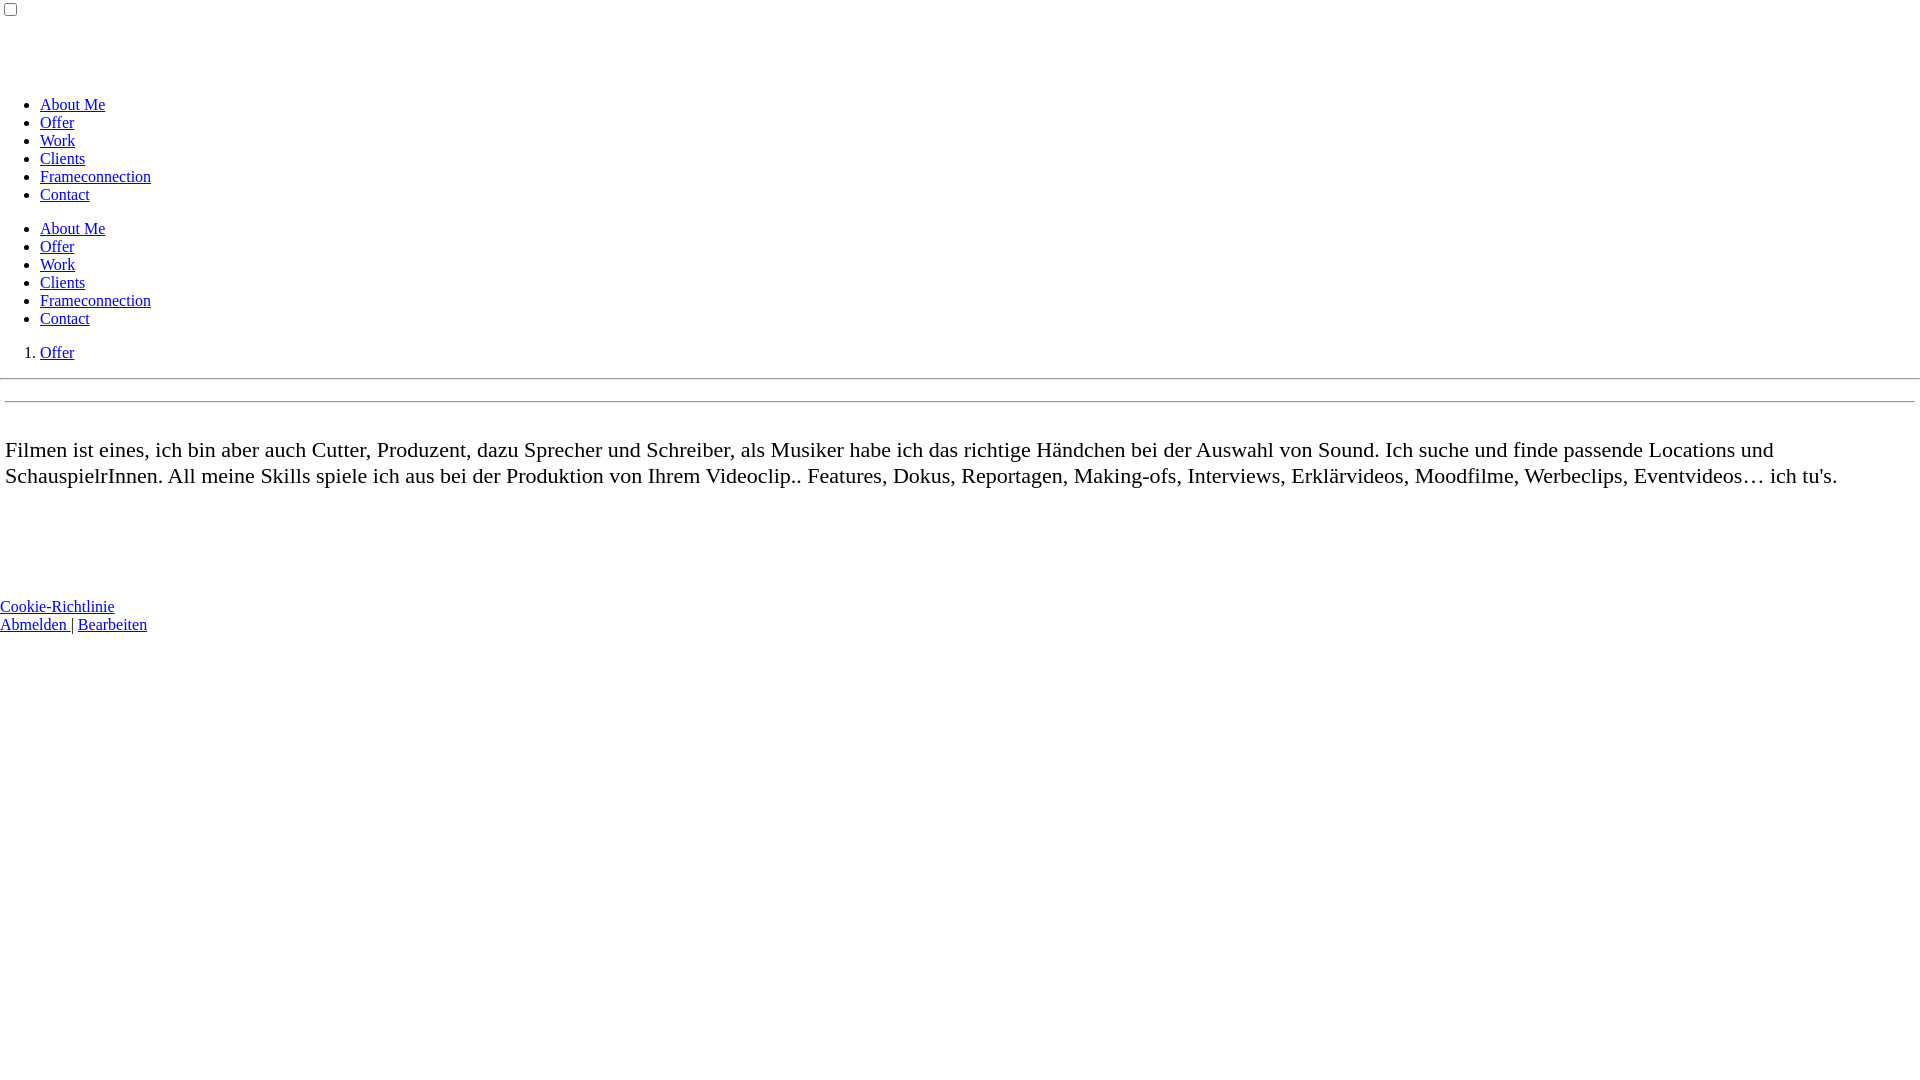 The height and width of the screenshot is (1080, 1920). Describe the element at coordinates (57, 351) in the screenshot. I see `'Offer'` at that location.